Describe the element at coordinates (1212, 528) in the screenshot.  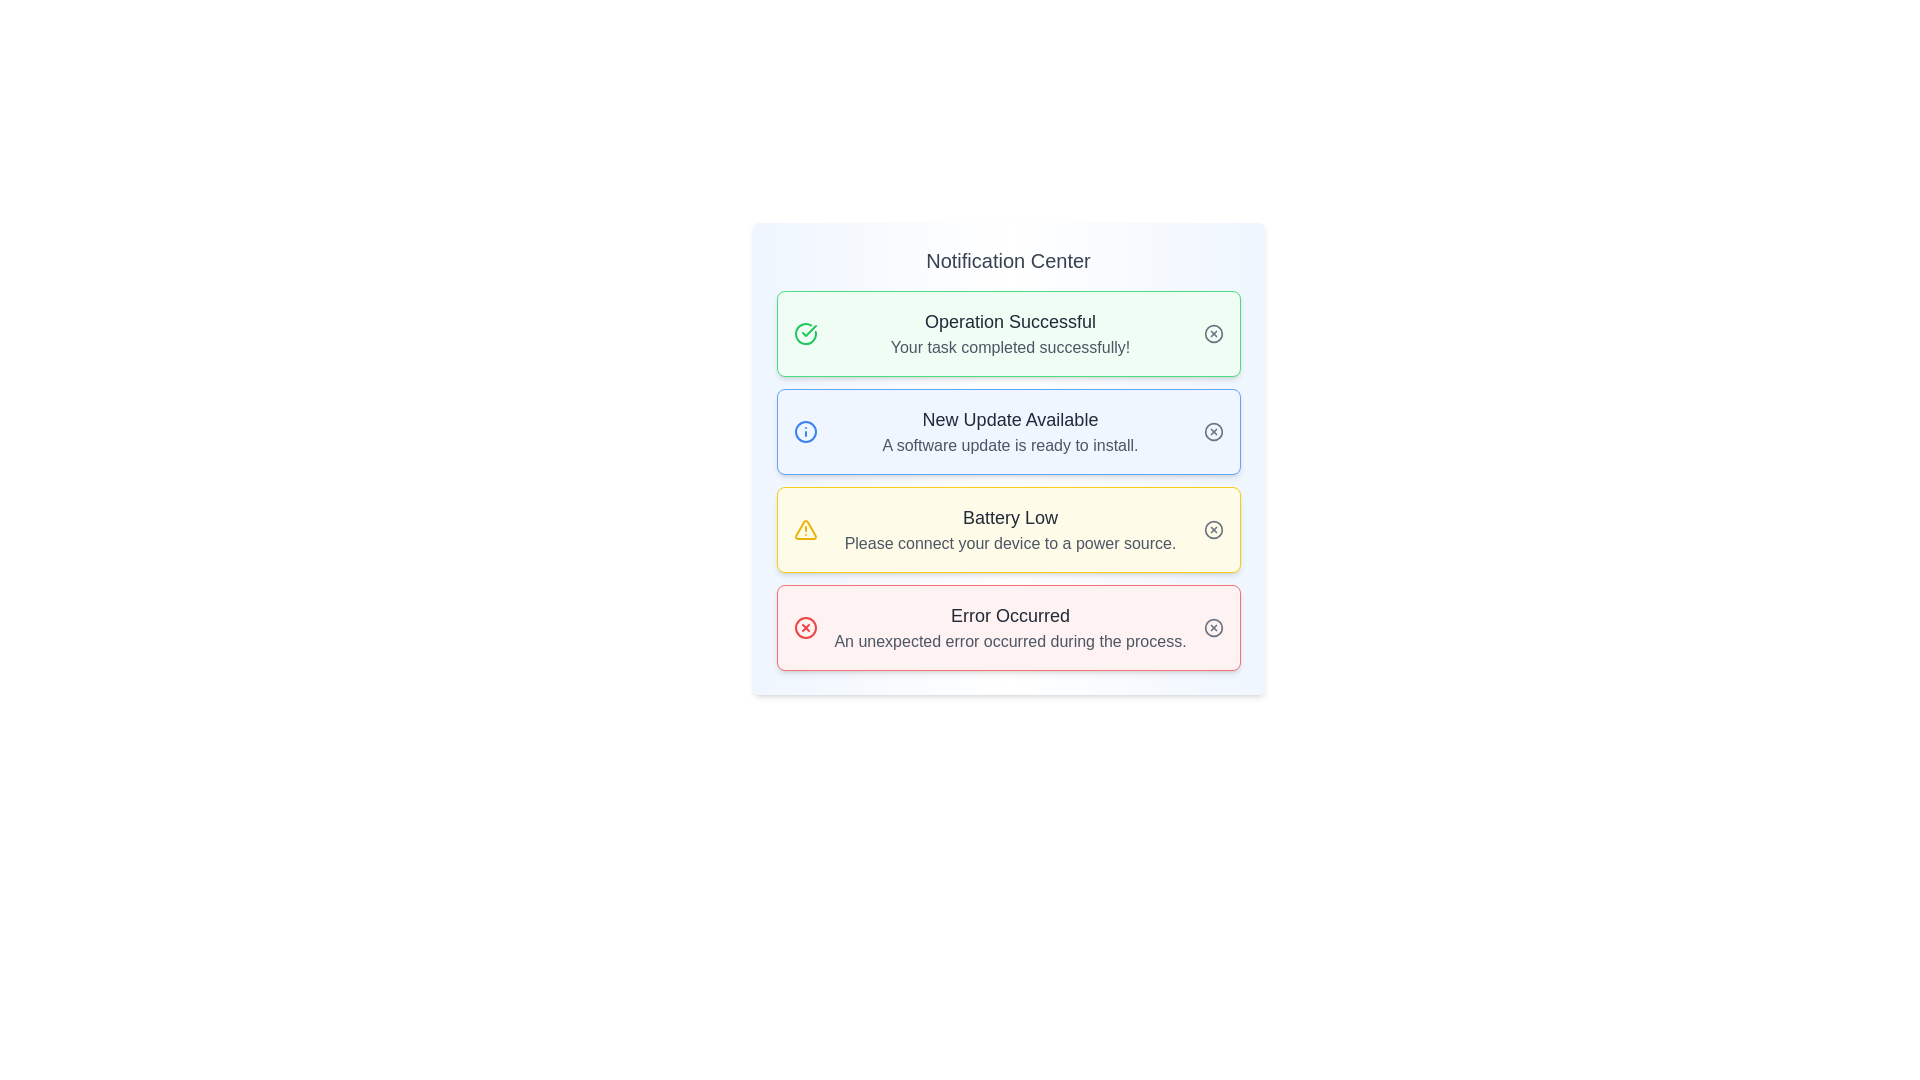
I see `the circular button with a cross symbol in the top-right corner of the 'Battery Low' notification box` at that location.